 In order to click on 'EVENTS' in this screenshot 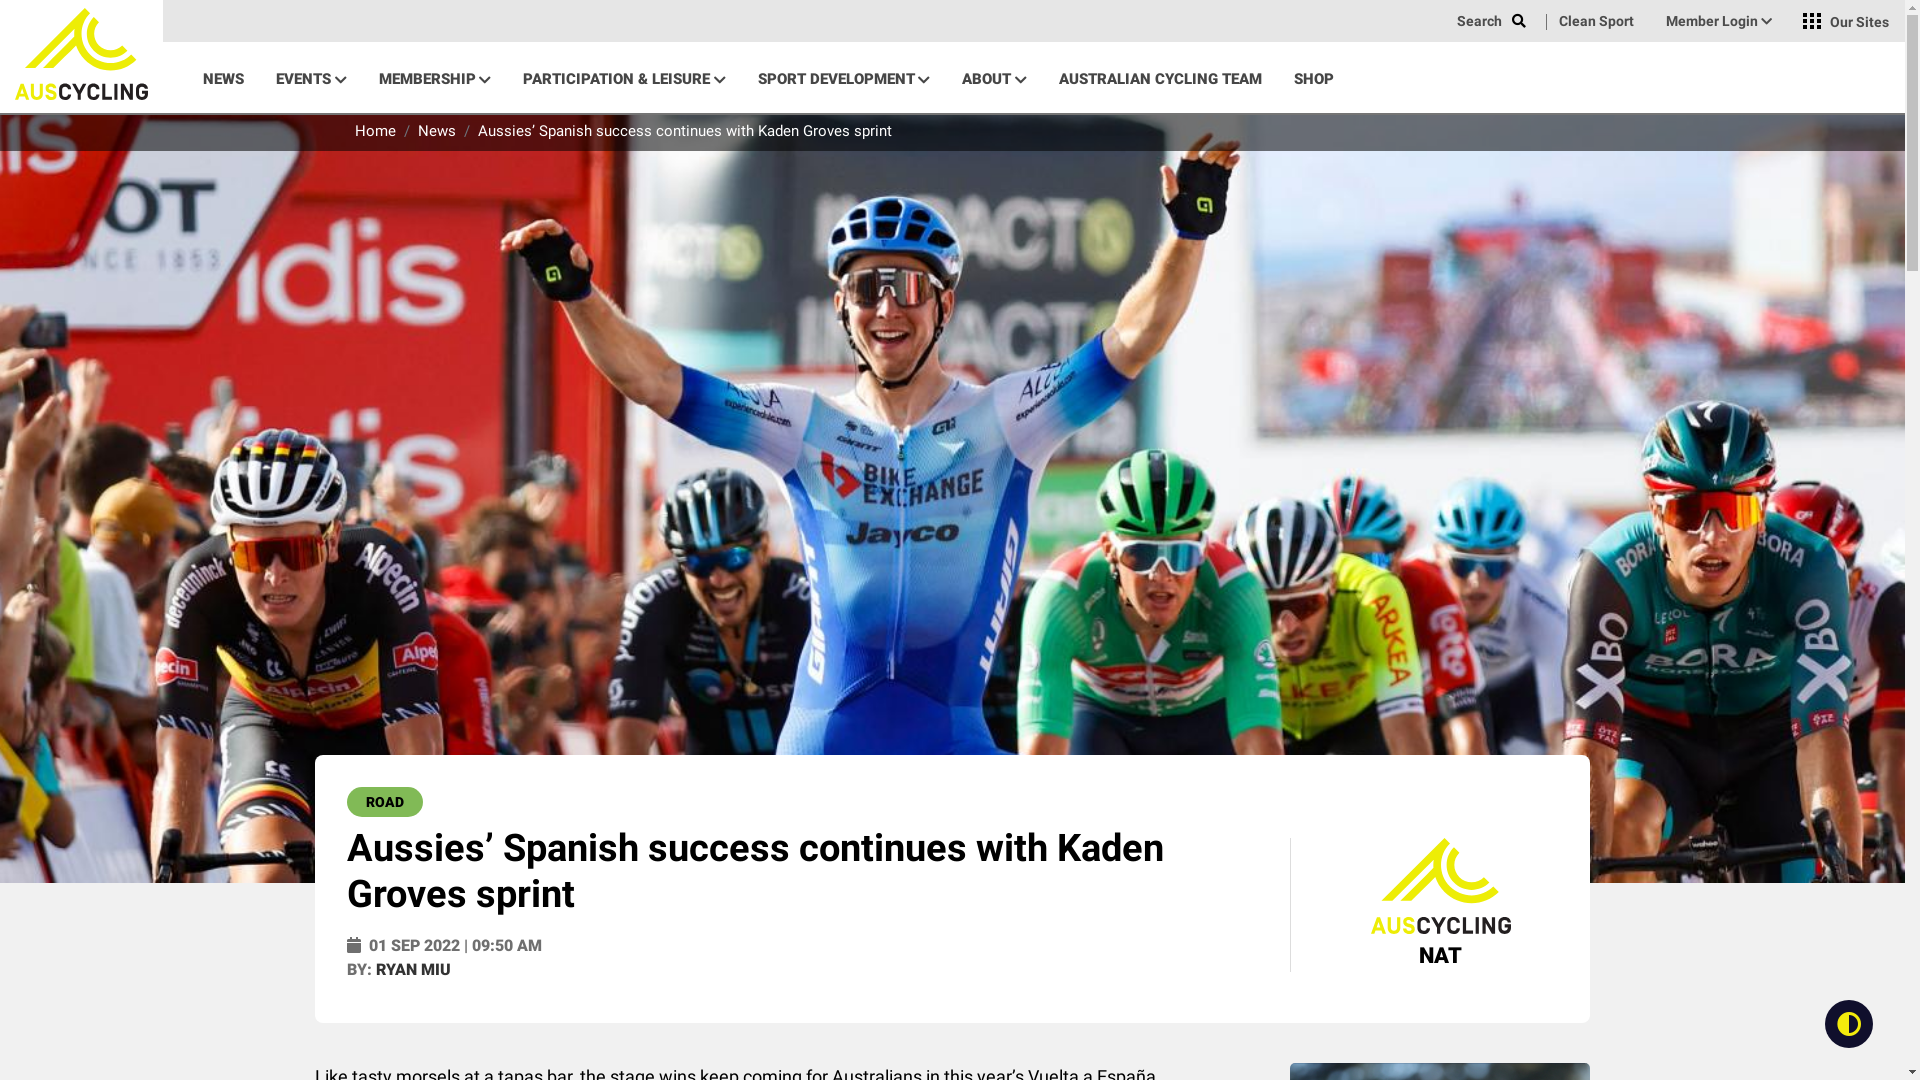, I will do `click(310, 77)`.